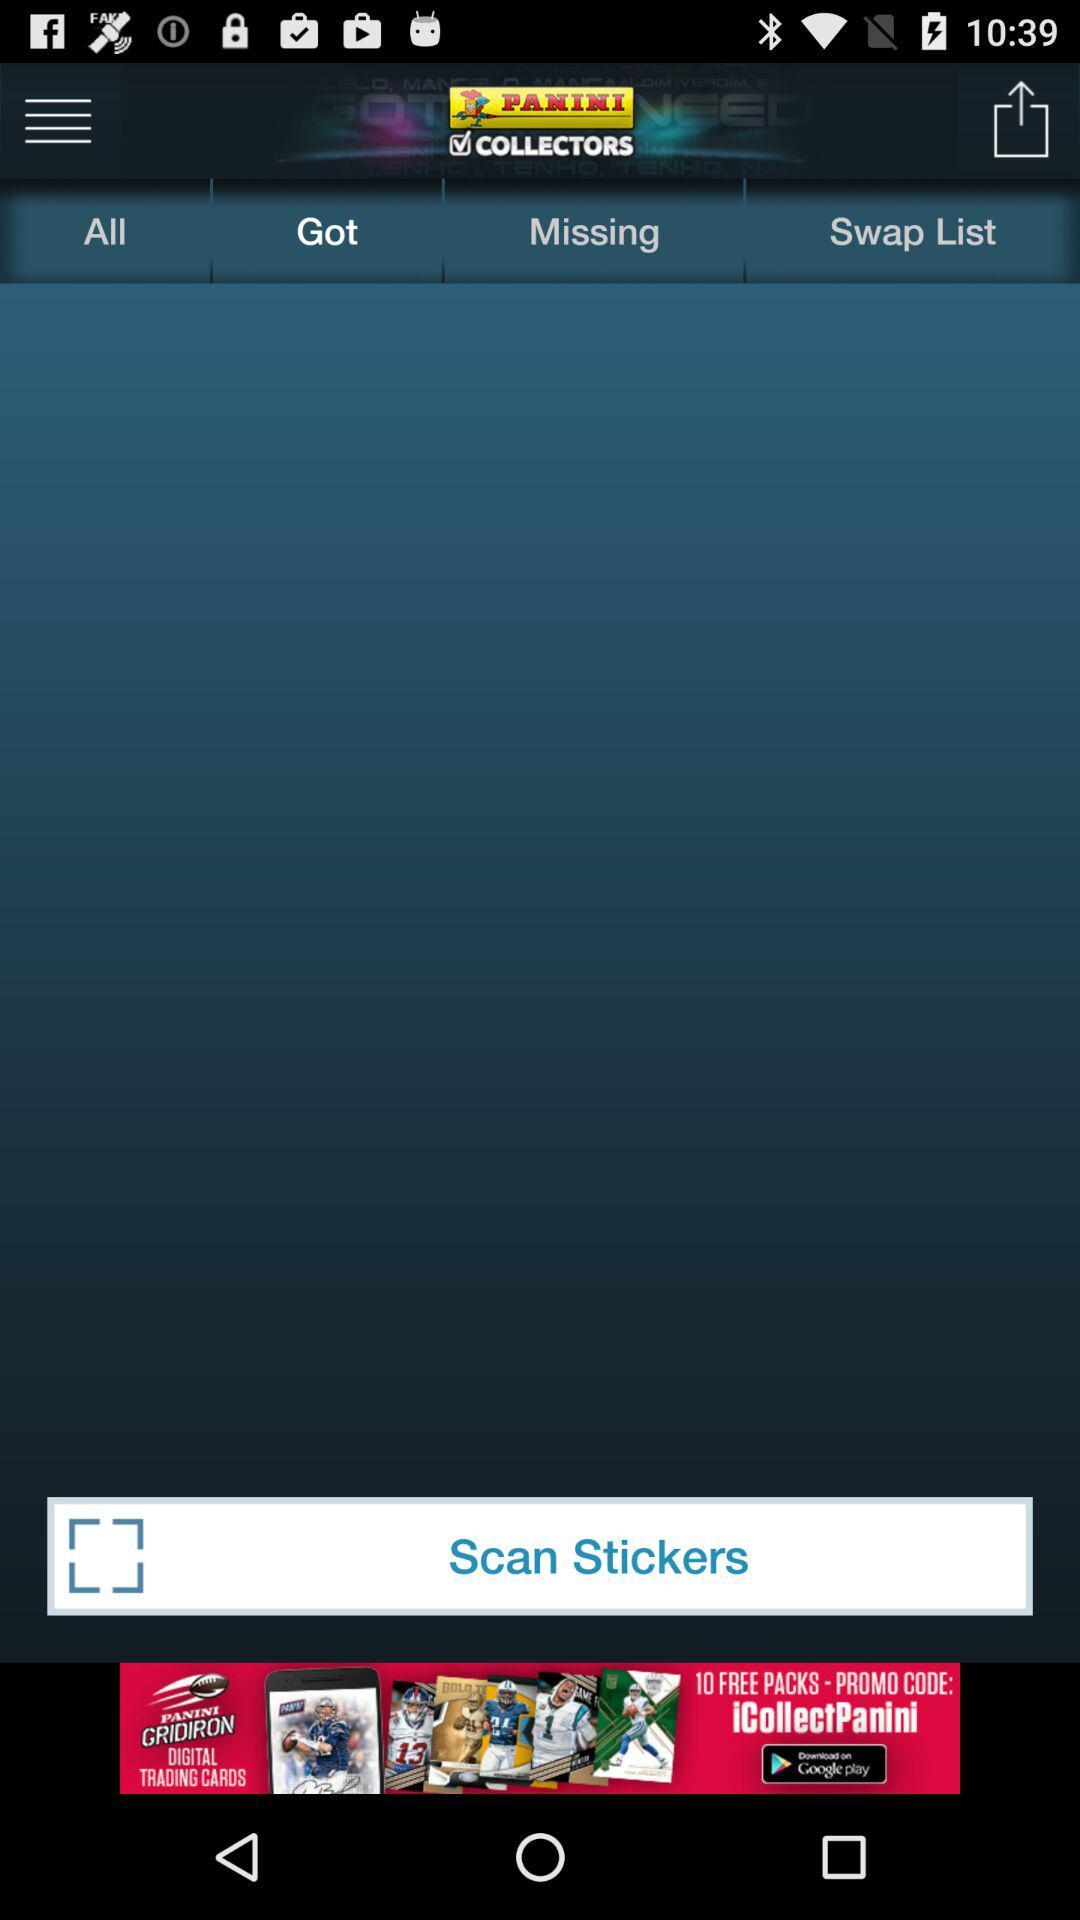 The height and width of the screenshot is (1920, 1080). I want to click on the missing item, so click(593, 230).